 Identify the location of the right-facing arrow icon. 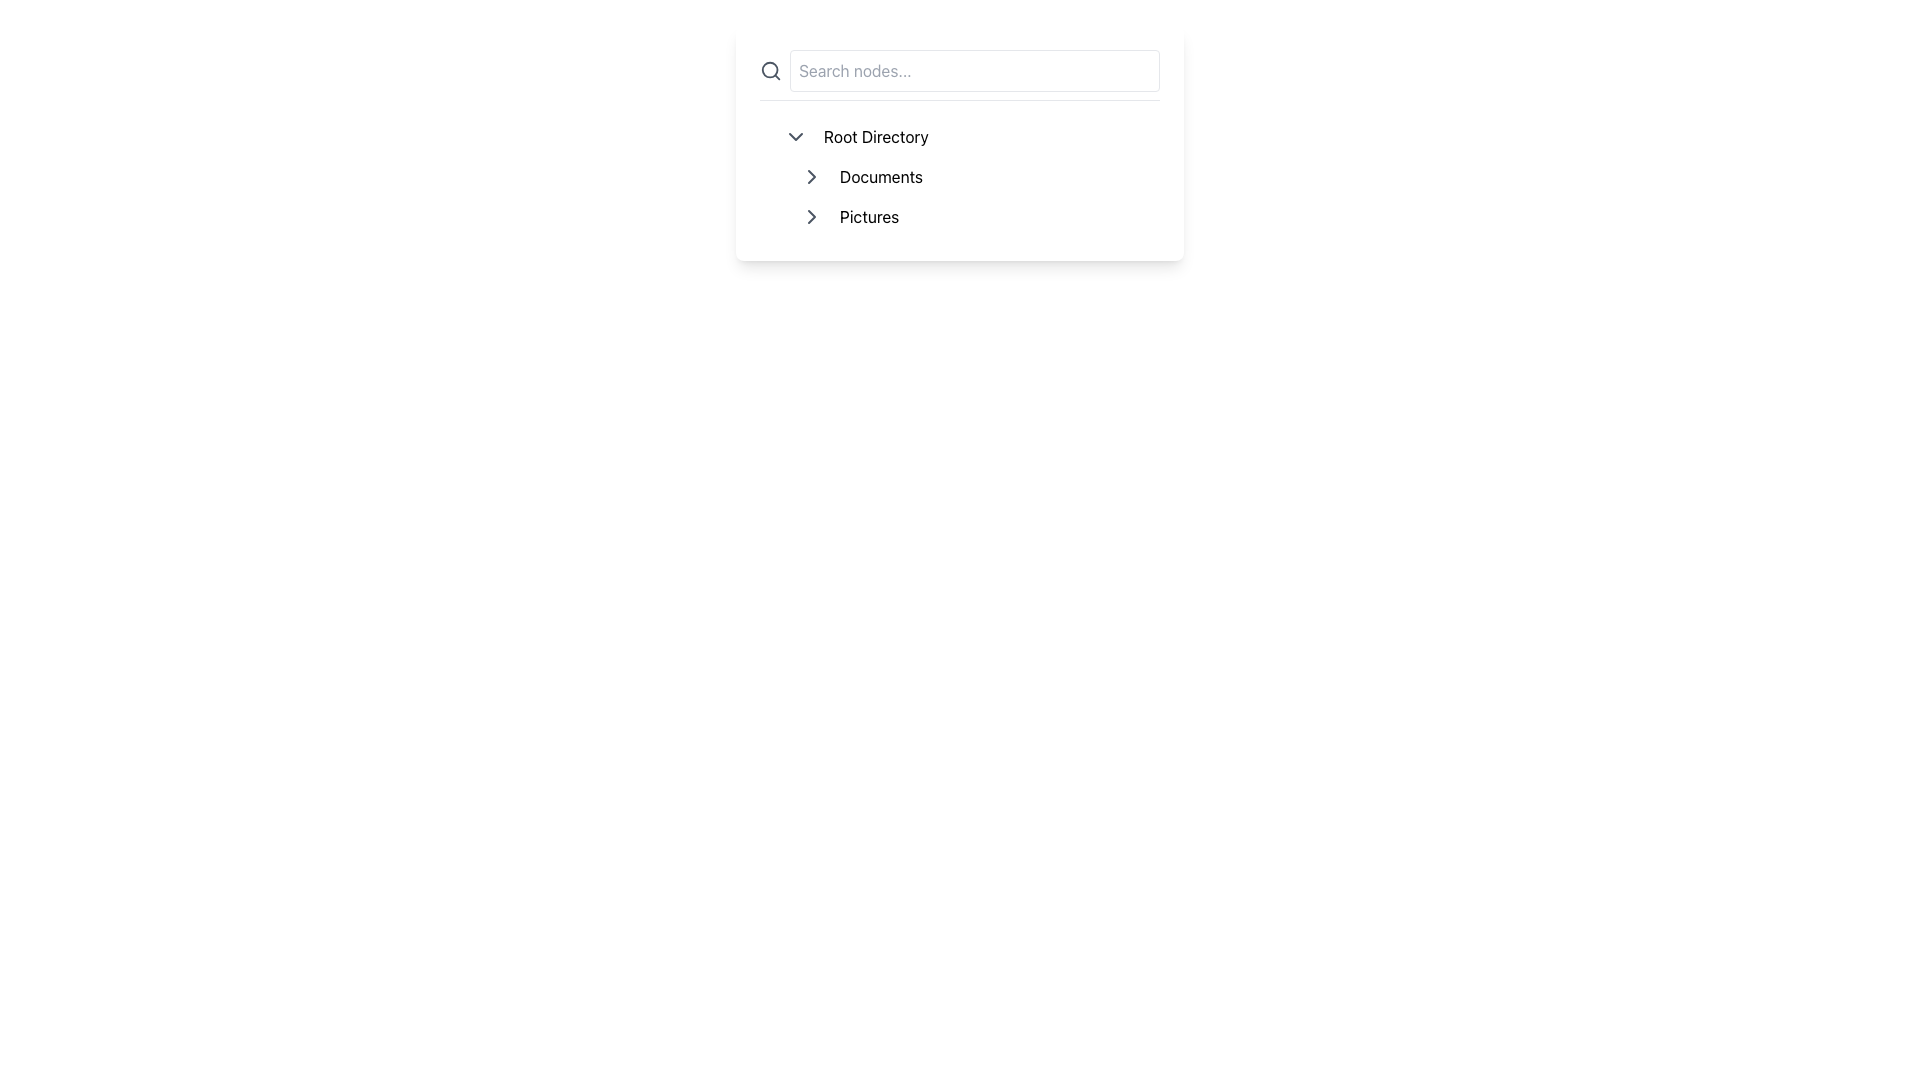
(811, 216).